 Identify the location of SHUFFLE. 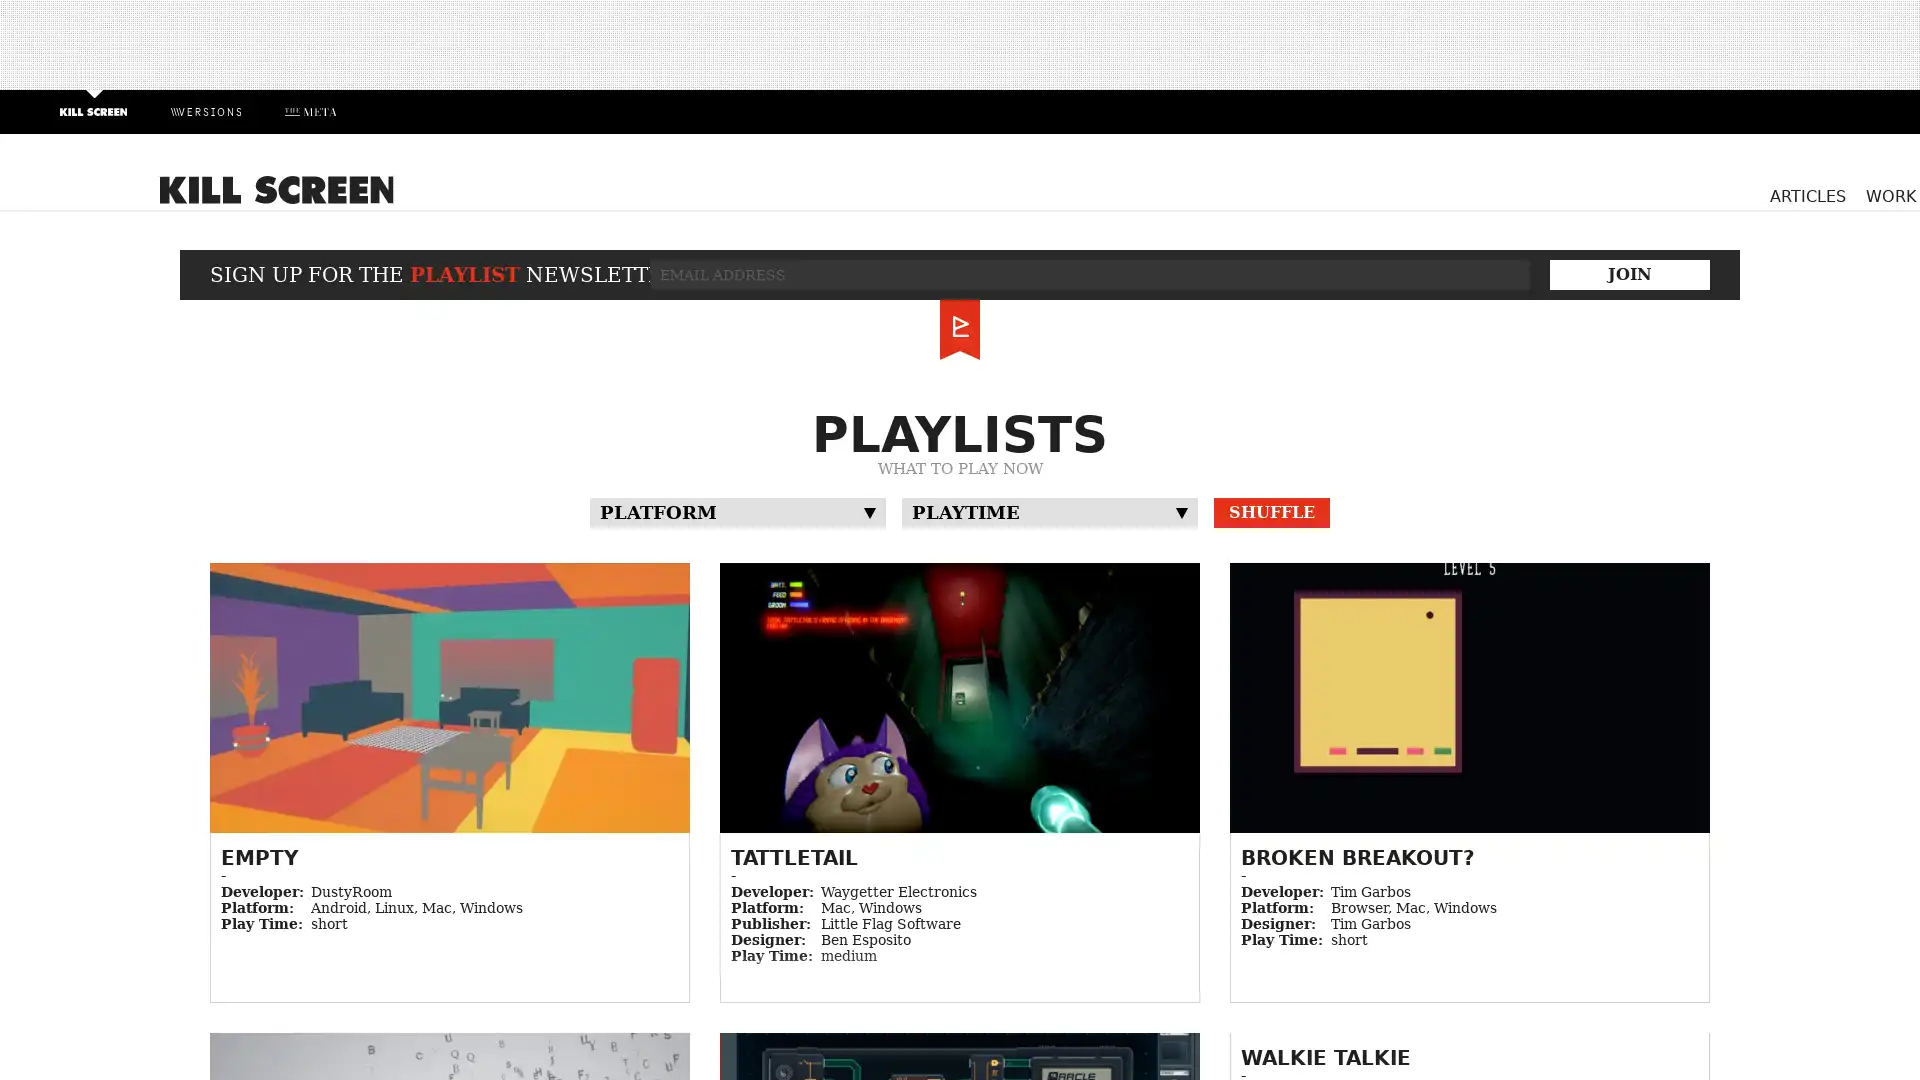
(1271, 511).